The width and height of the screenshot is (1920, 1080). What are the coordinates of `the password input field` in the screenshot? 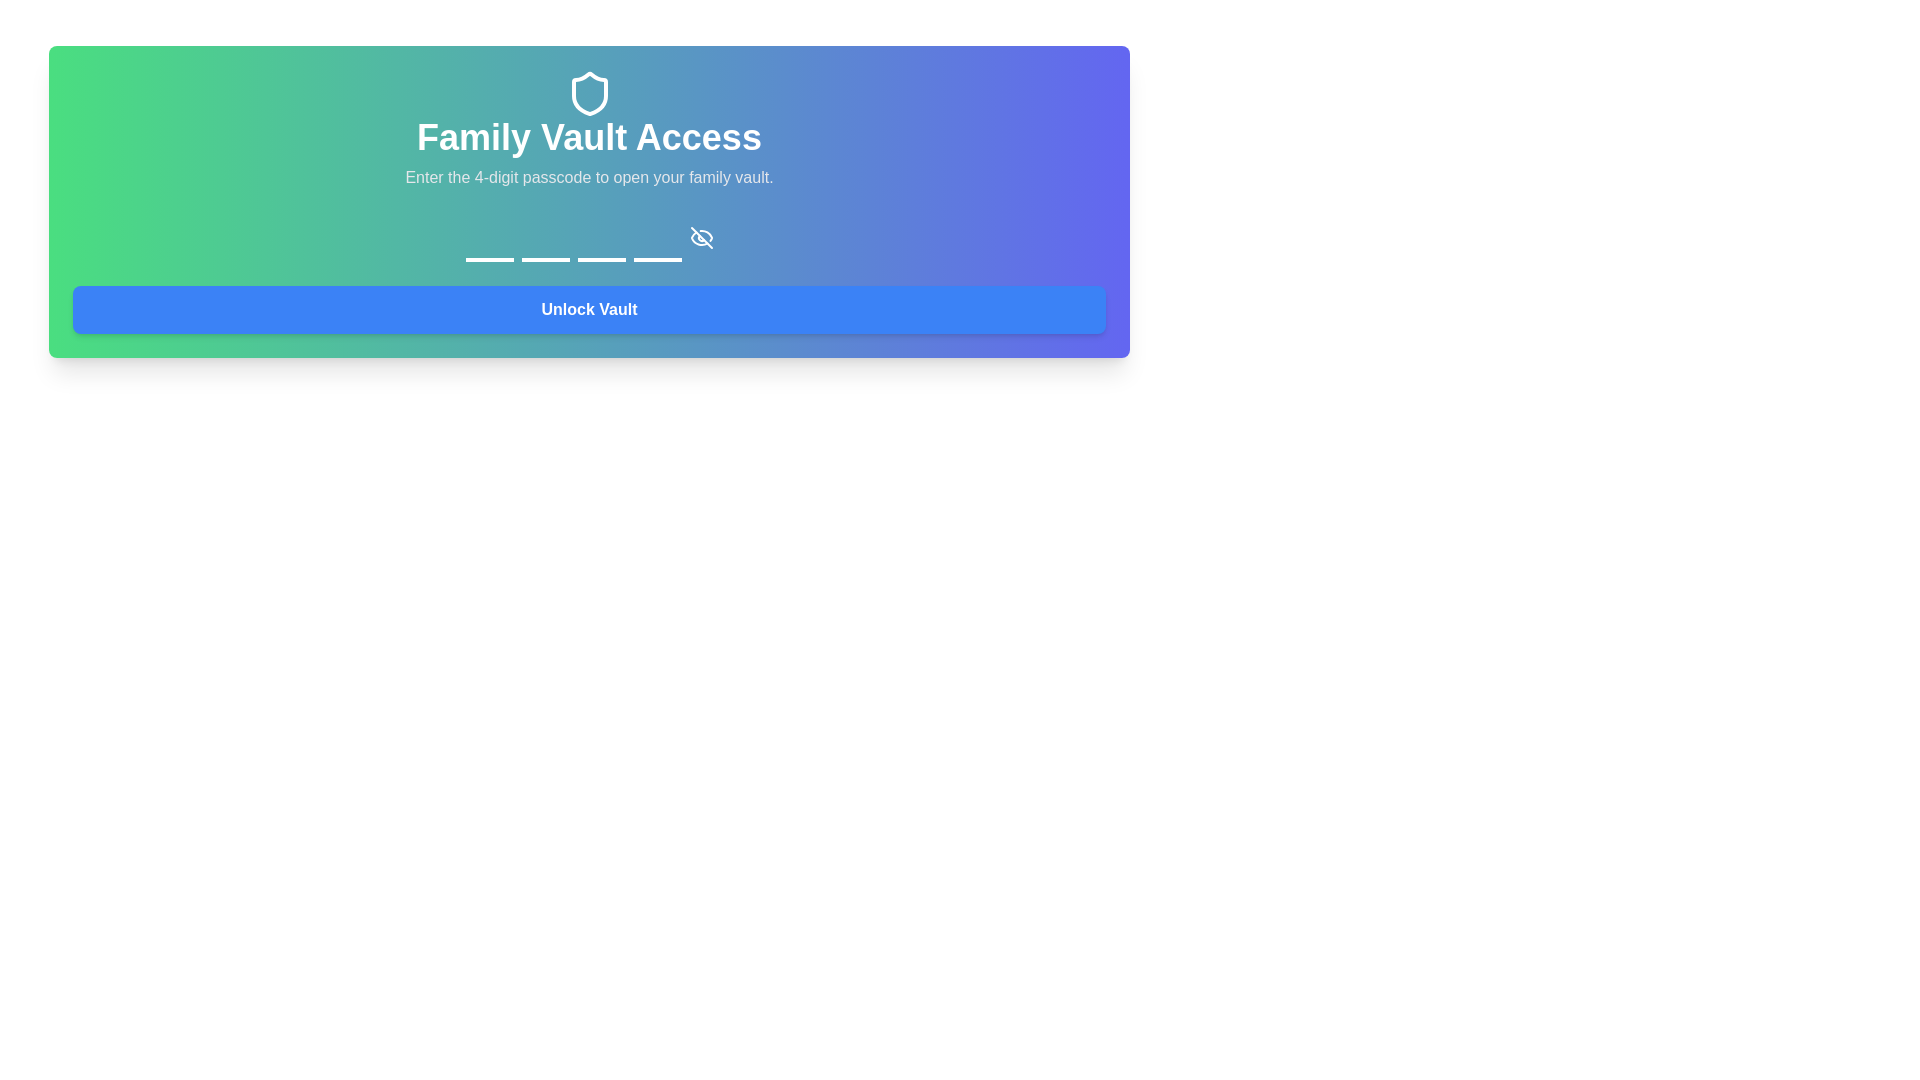 It's located at (489, 237).